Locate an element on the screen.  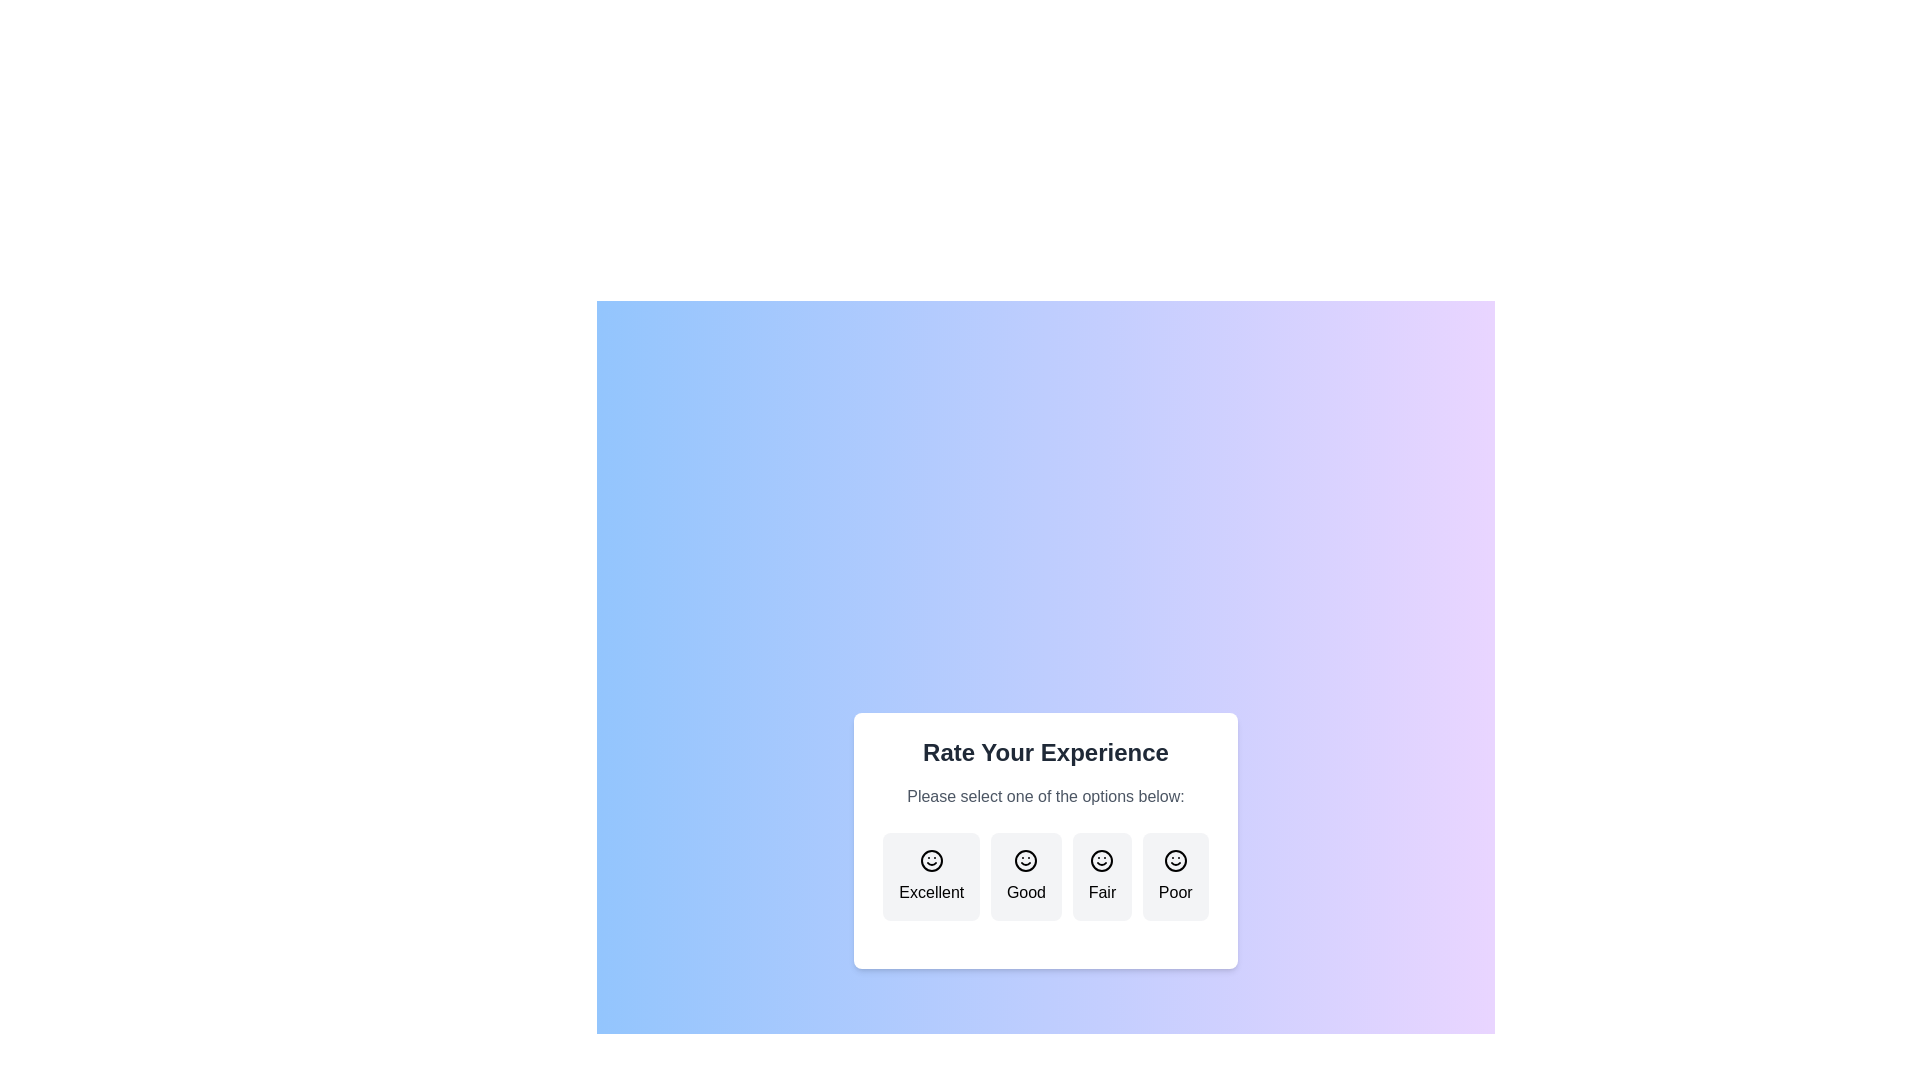
the 'Poor' rating icon in the feedback system is located at coordinates (1175, 859).